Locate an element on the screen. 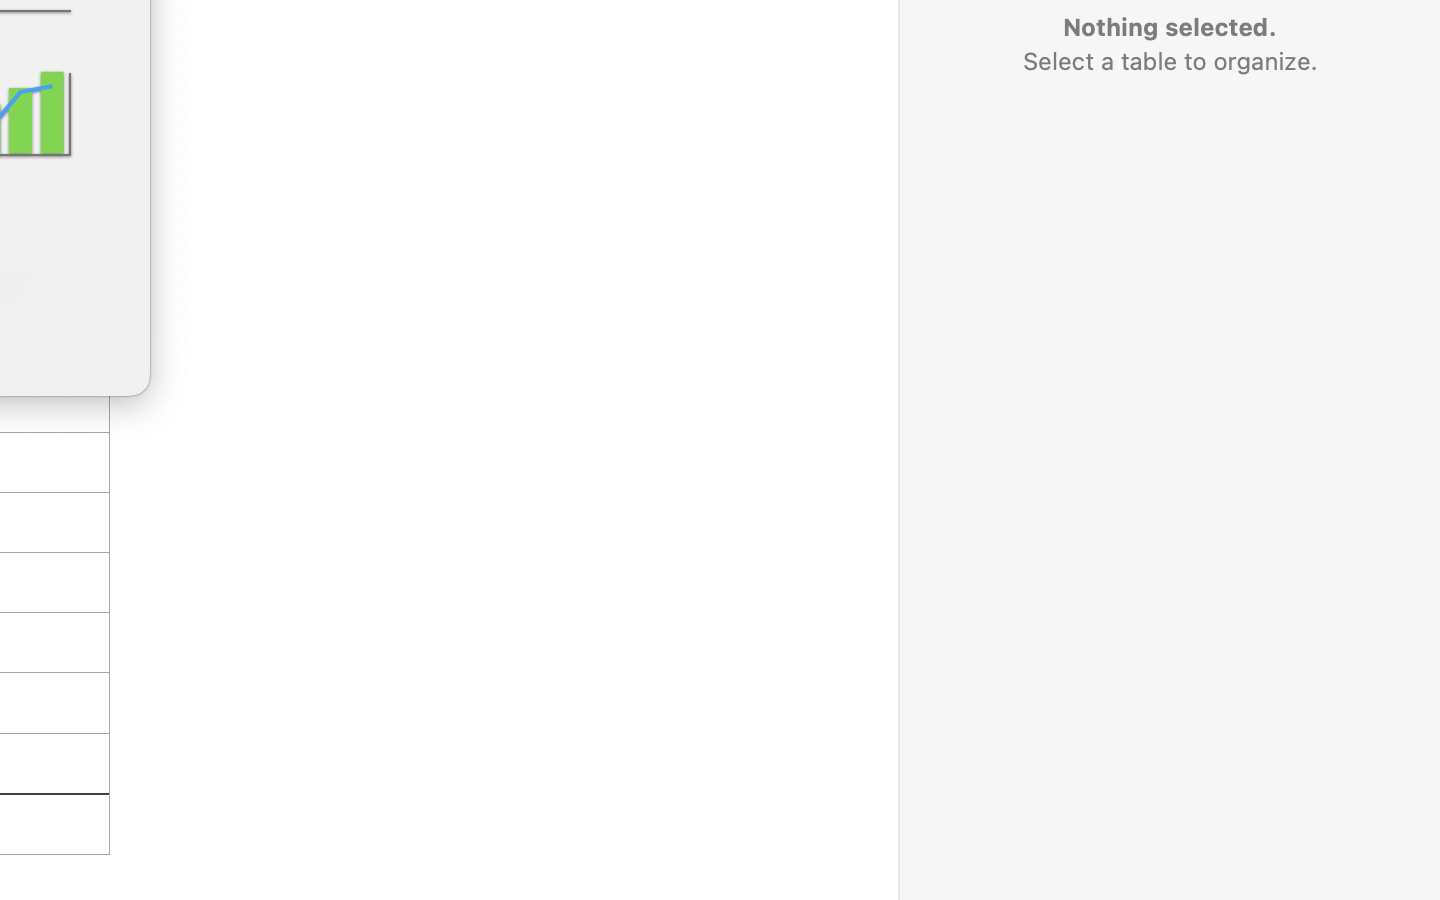 This screenshot has height=900, width=1440. 'Select a table to organize.' is located at coordinates (1168, 60).